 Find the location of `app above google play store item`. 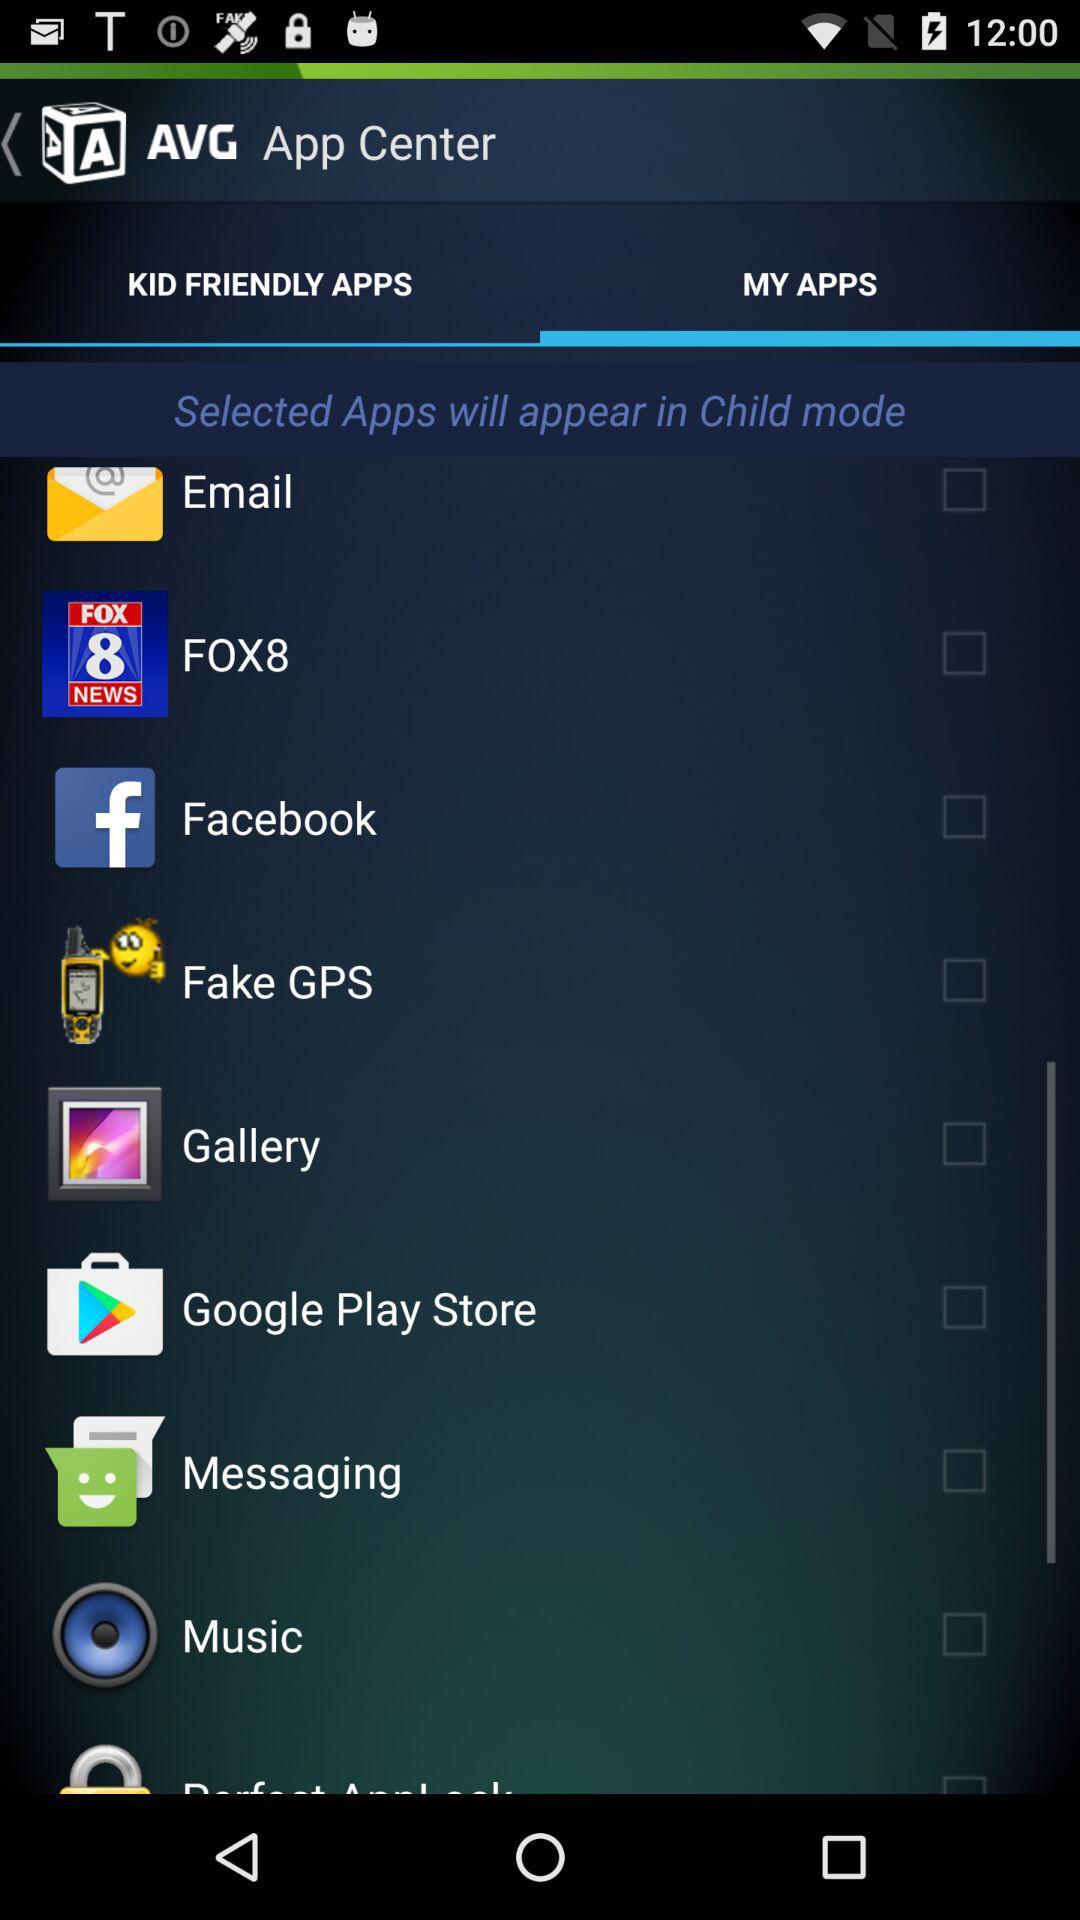

app above google play store item is located at coordinates (249, 1144).